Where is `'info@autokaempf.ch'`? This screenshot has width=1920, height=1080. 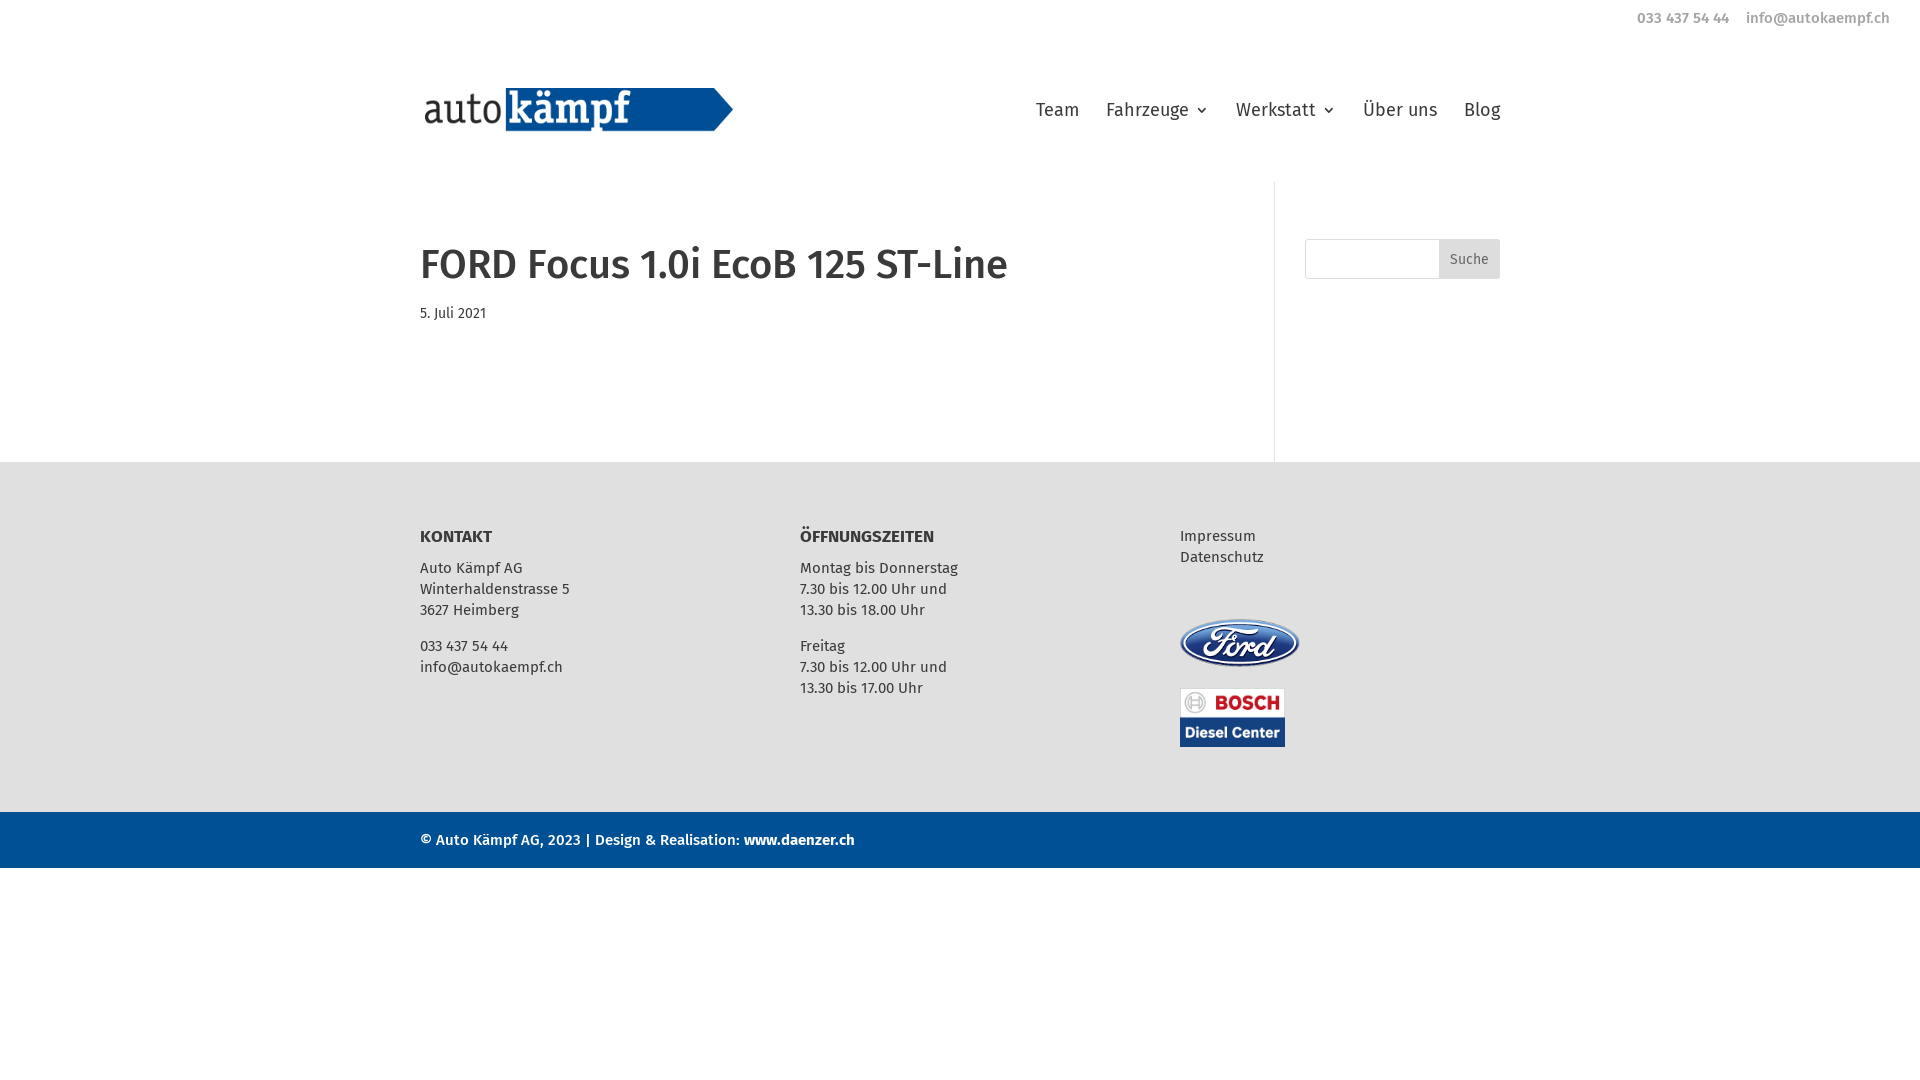
'info@autokaempf.ch' is located at coordinates (1818, 18).